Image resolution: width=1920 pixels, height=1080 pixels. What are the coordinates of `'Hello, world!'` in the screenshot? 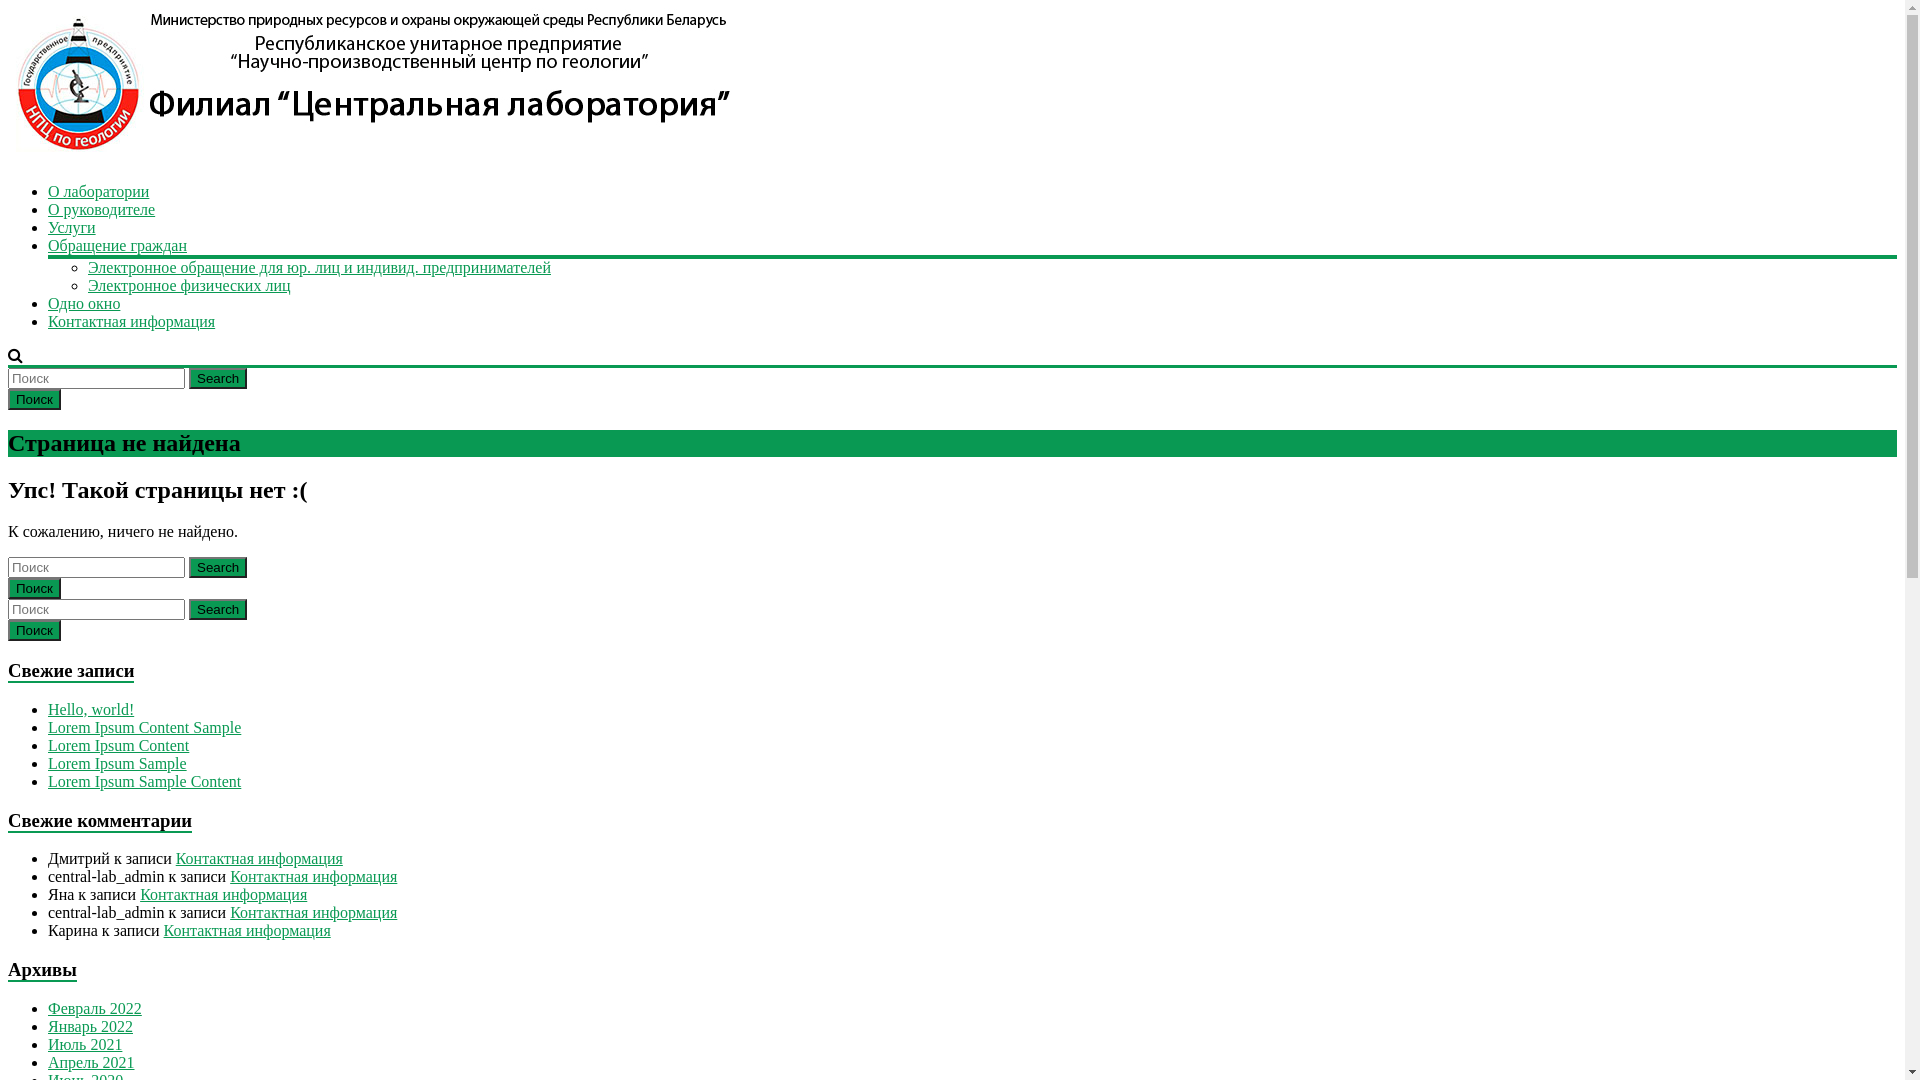 It's located at (90, 708).